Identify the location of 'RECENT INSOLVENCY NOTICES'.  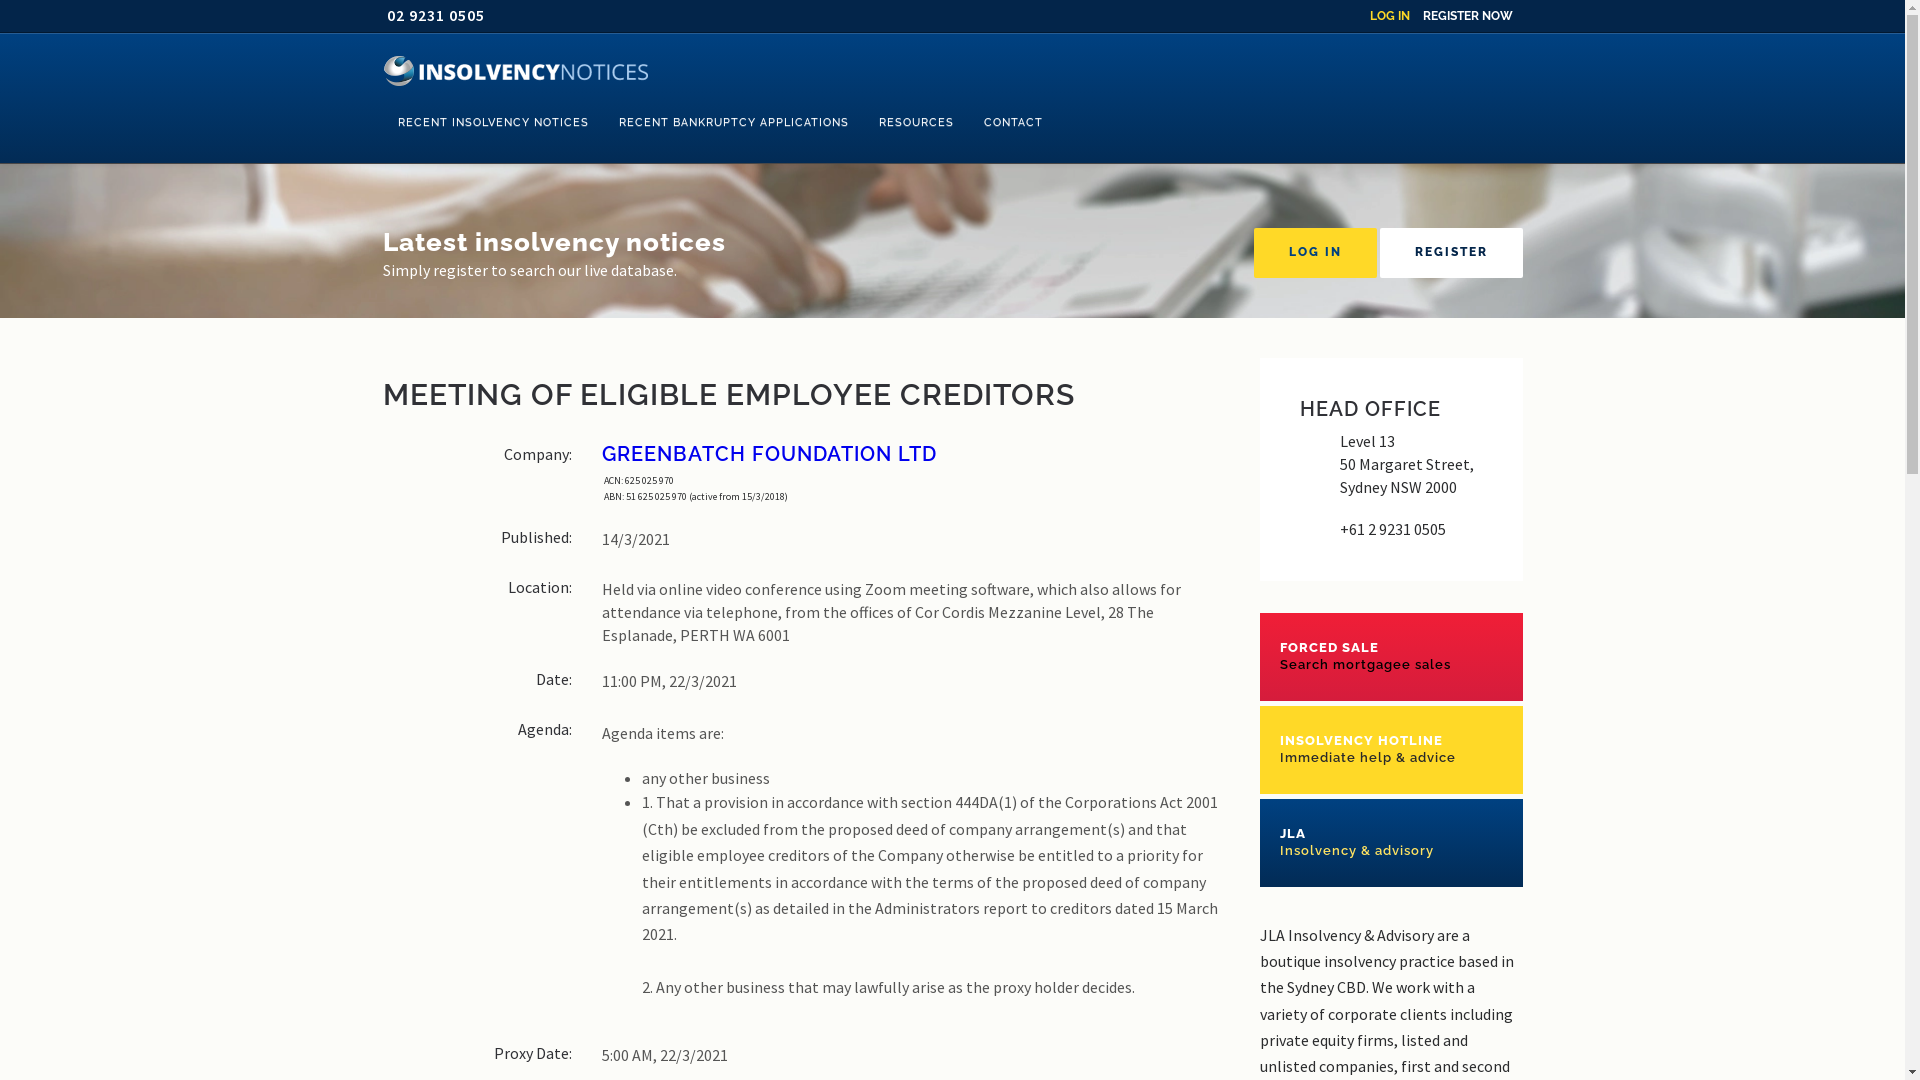
(382, 123).